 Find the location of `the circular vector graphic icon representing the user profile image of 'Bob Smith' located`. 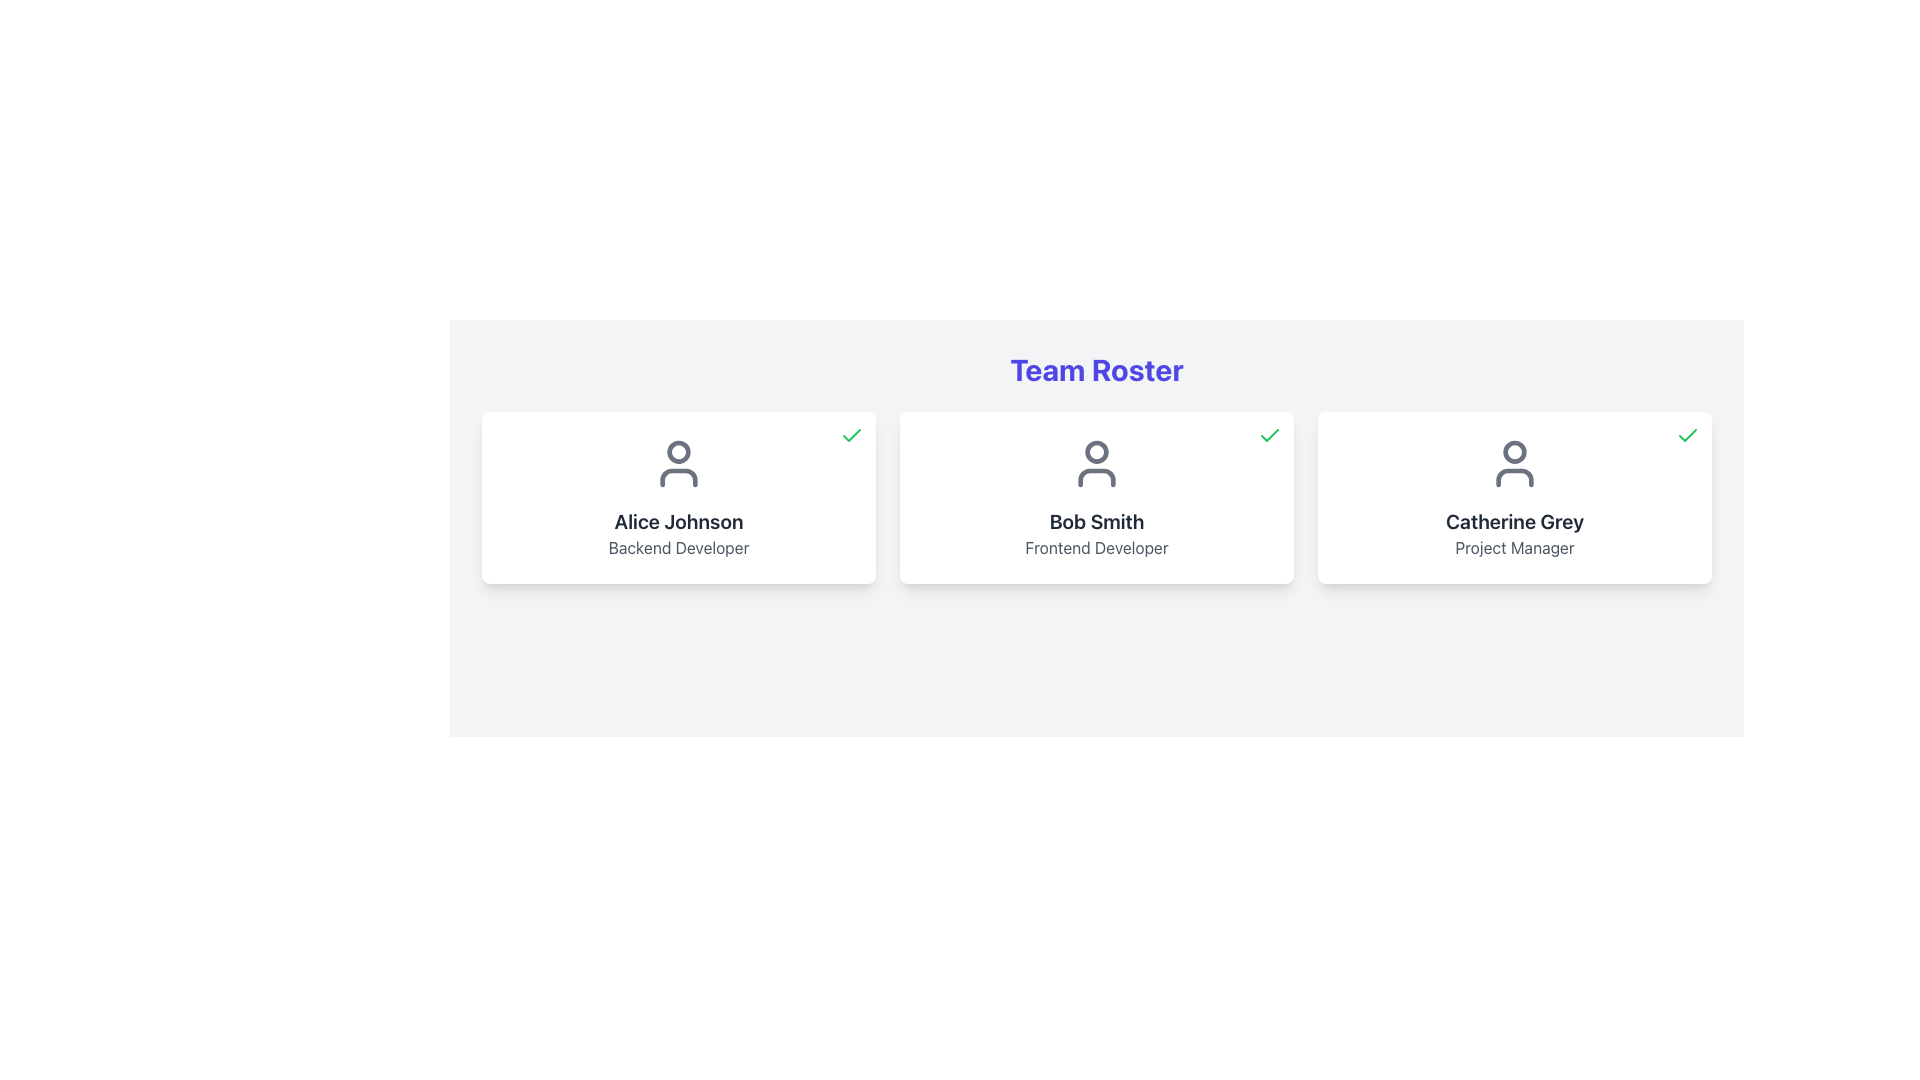

the circular vector graphic icon representing the user profile image of 'Bob Smith' located is located at coordinates (1096, 451).